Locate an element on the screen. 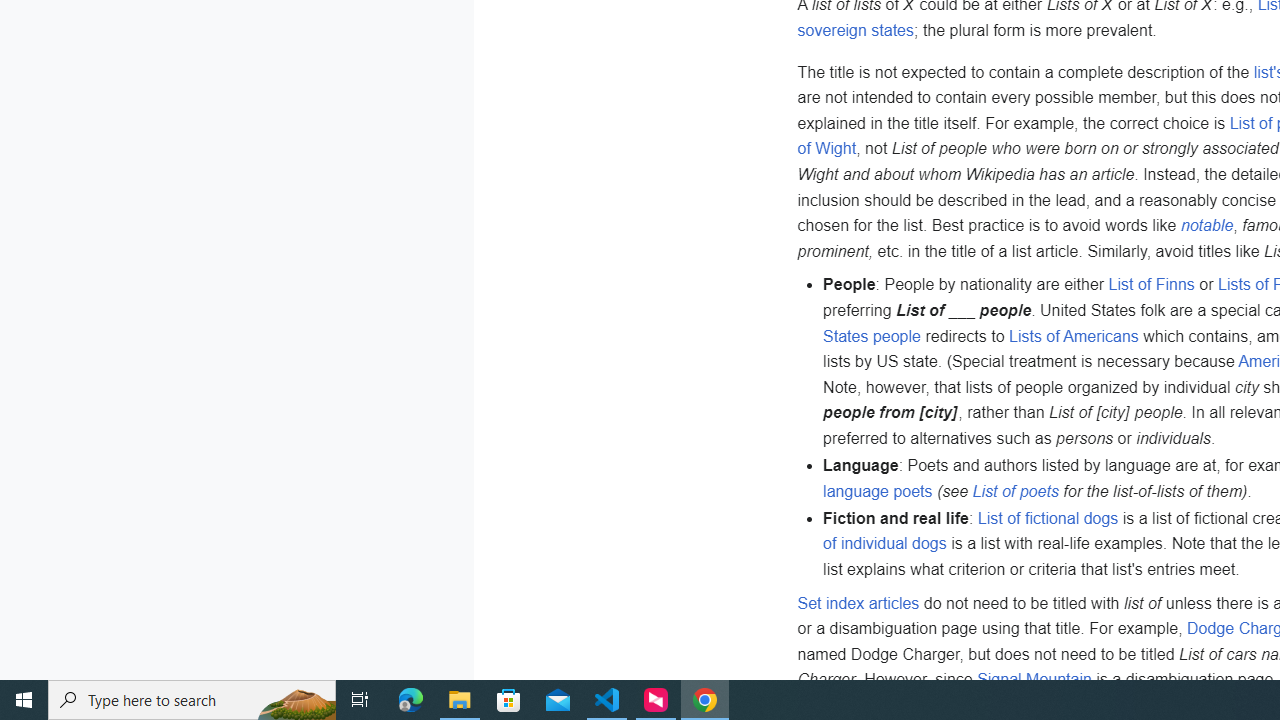  'List of poets' is located at coordinates (1015, 490).